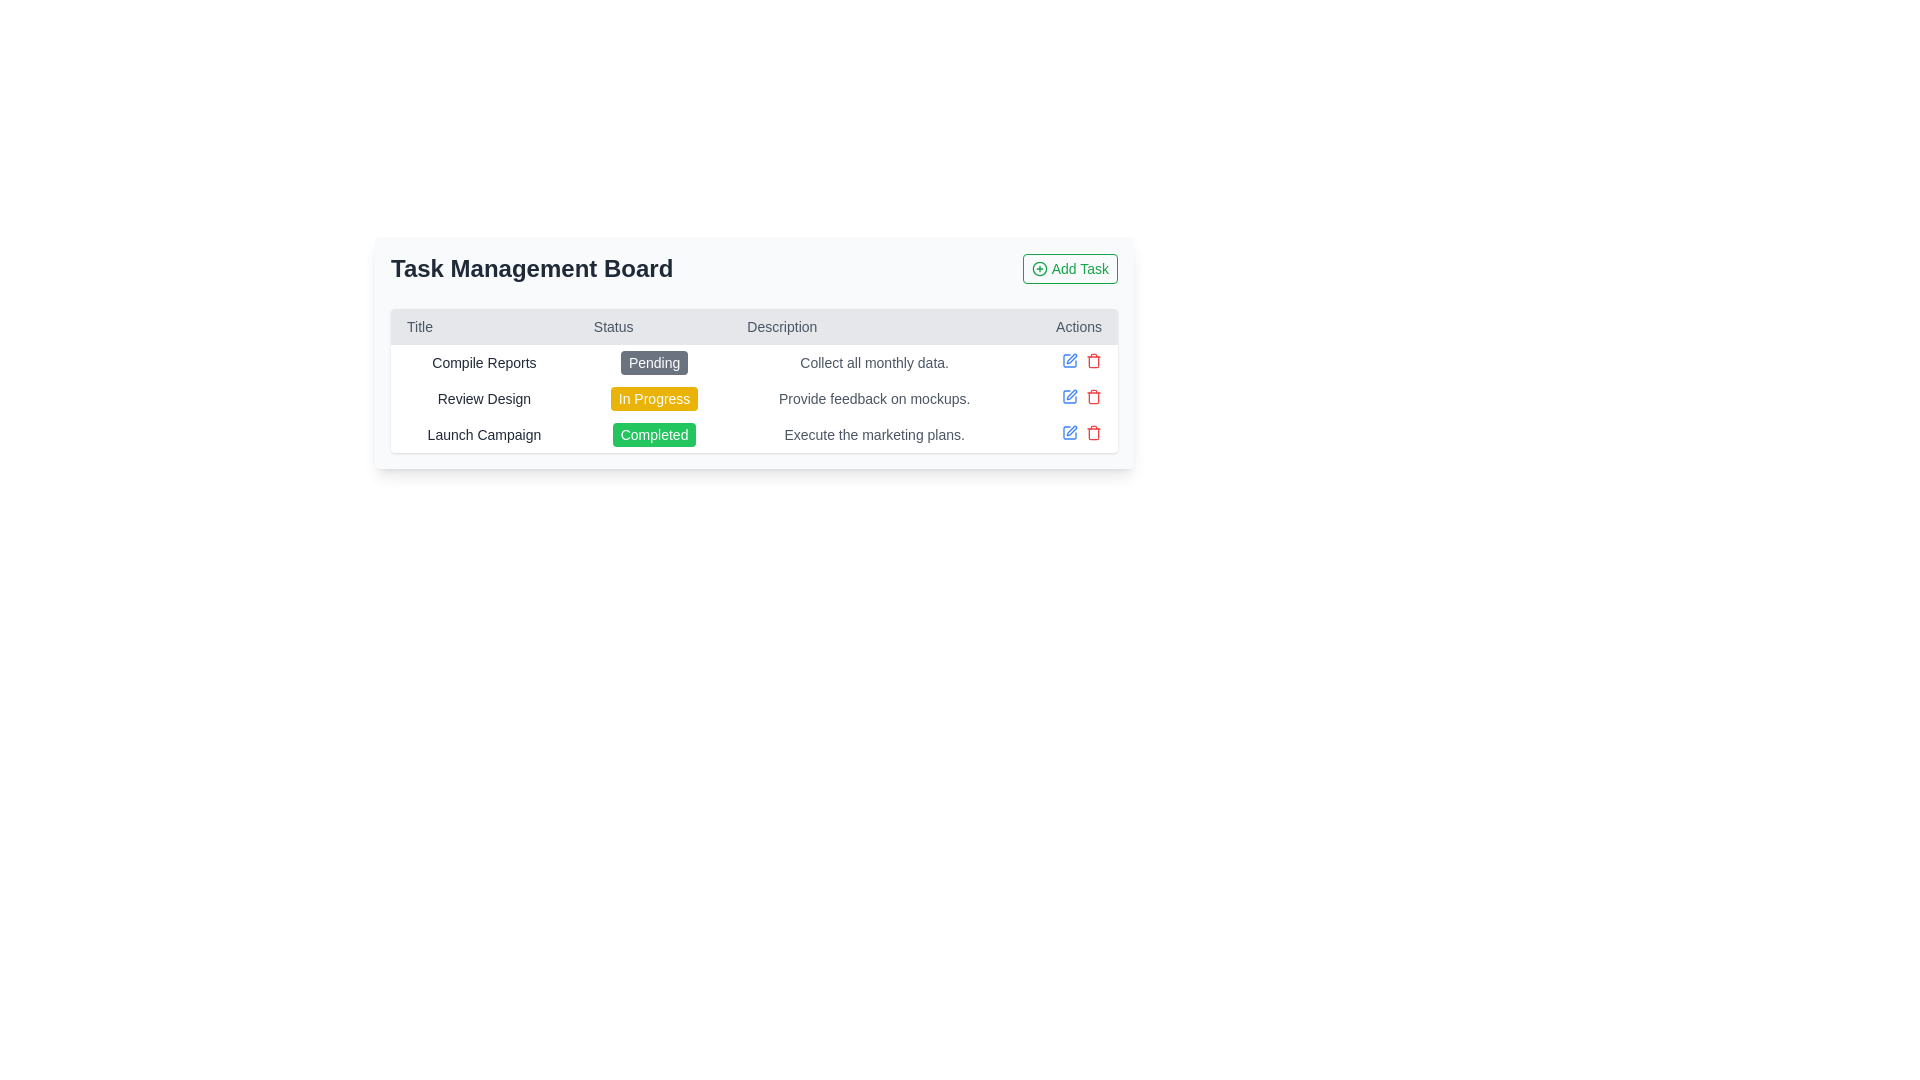  Describe the element at coordinates (1039, 268) in the screenshot. I see `the graphic icon located in the top right corner of the interface, which indicates the action of adding a task and is positioned within the 'Add Task' button` at that location.